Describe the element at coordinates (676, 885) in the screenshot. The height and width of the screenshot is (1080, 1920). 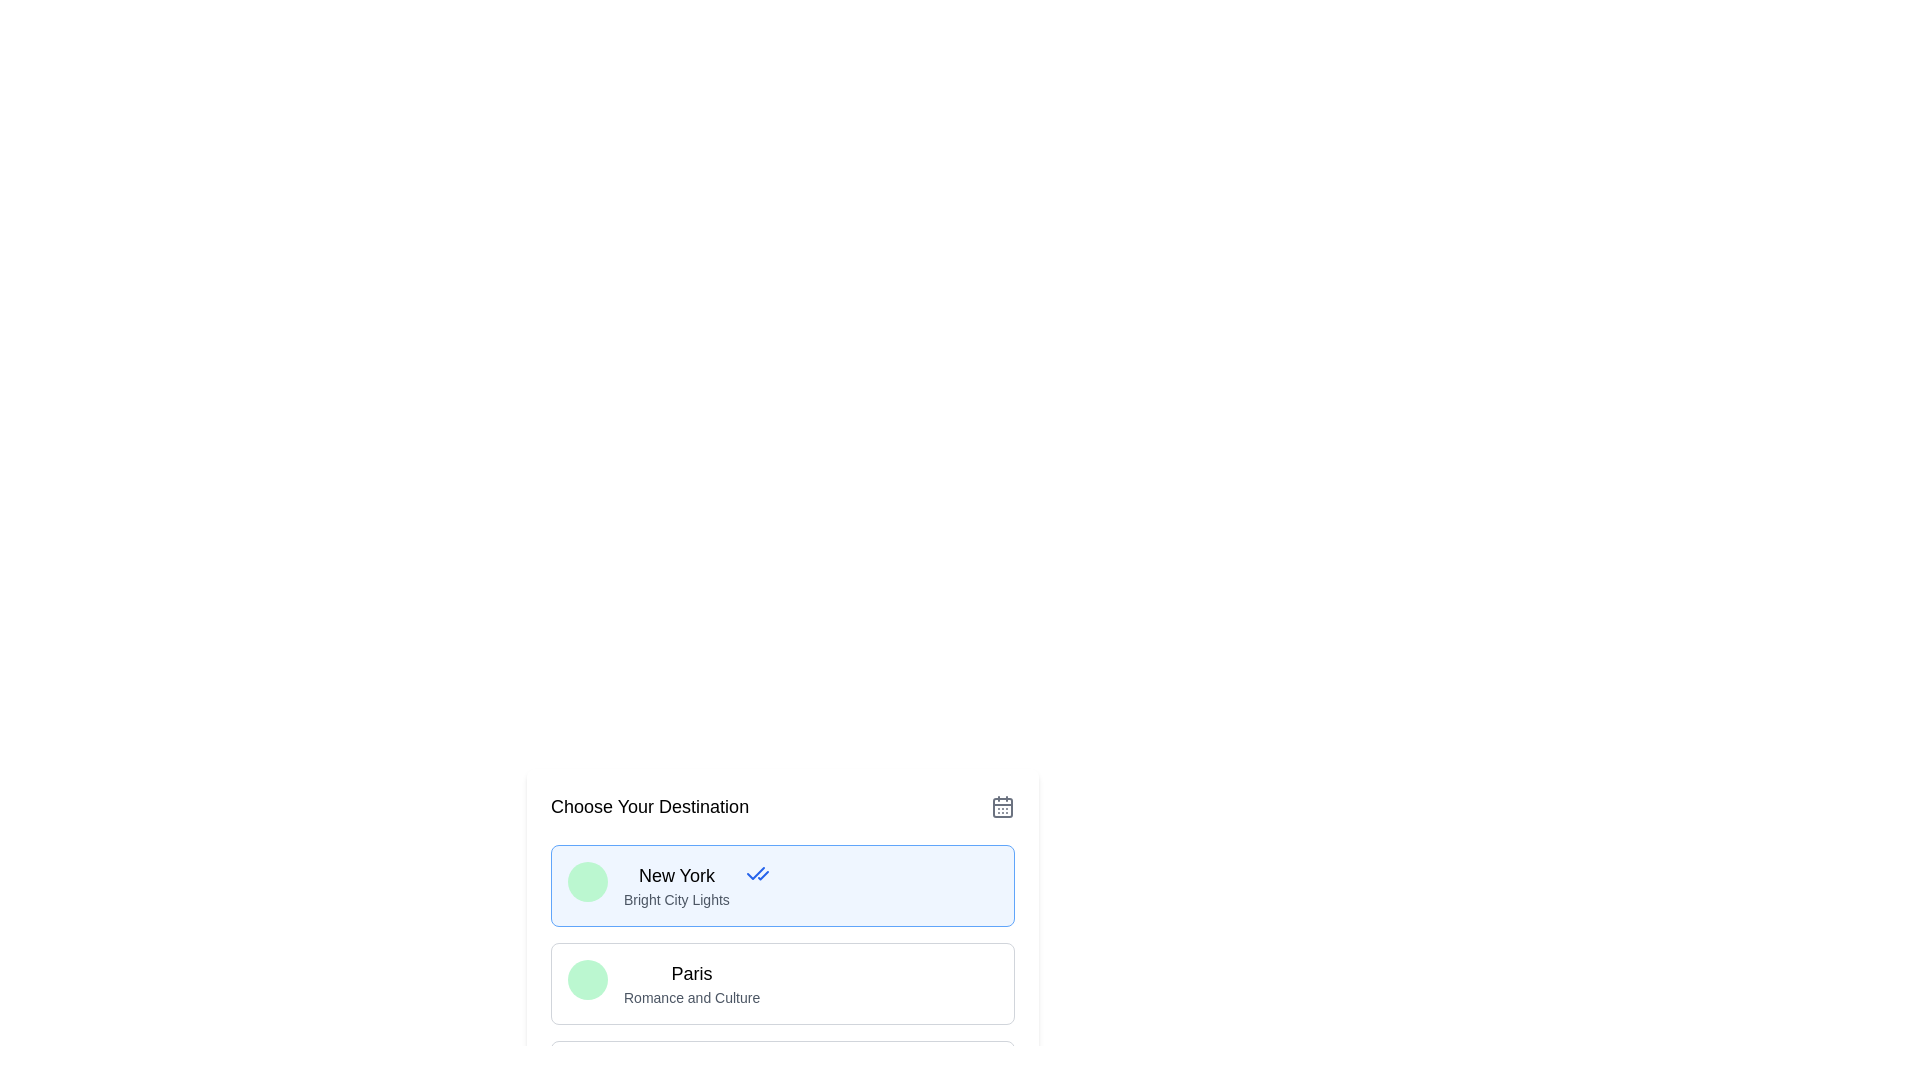
I see `the text label element displaying 'New York'` at that location.